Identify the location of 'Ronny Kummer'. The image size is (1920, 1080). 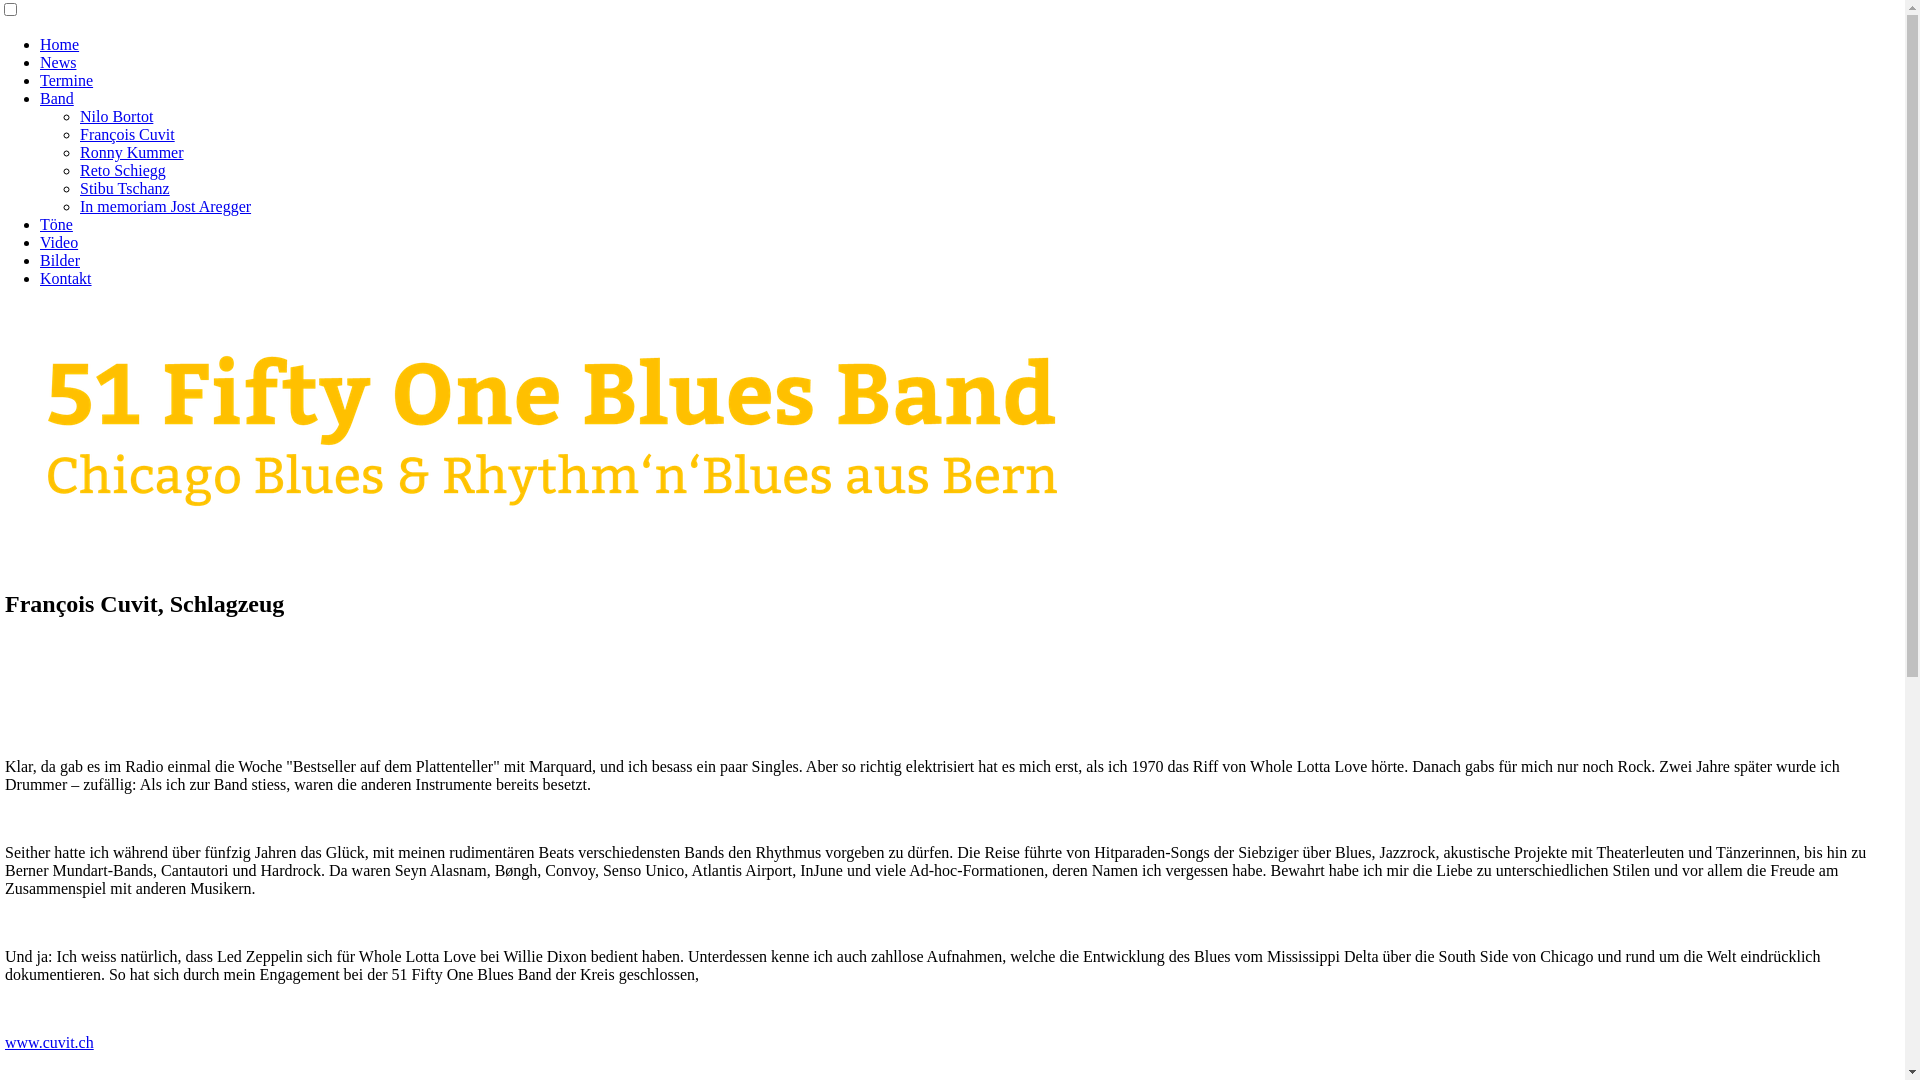
(131, 151).